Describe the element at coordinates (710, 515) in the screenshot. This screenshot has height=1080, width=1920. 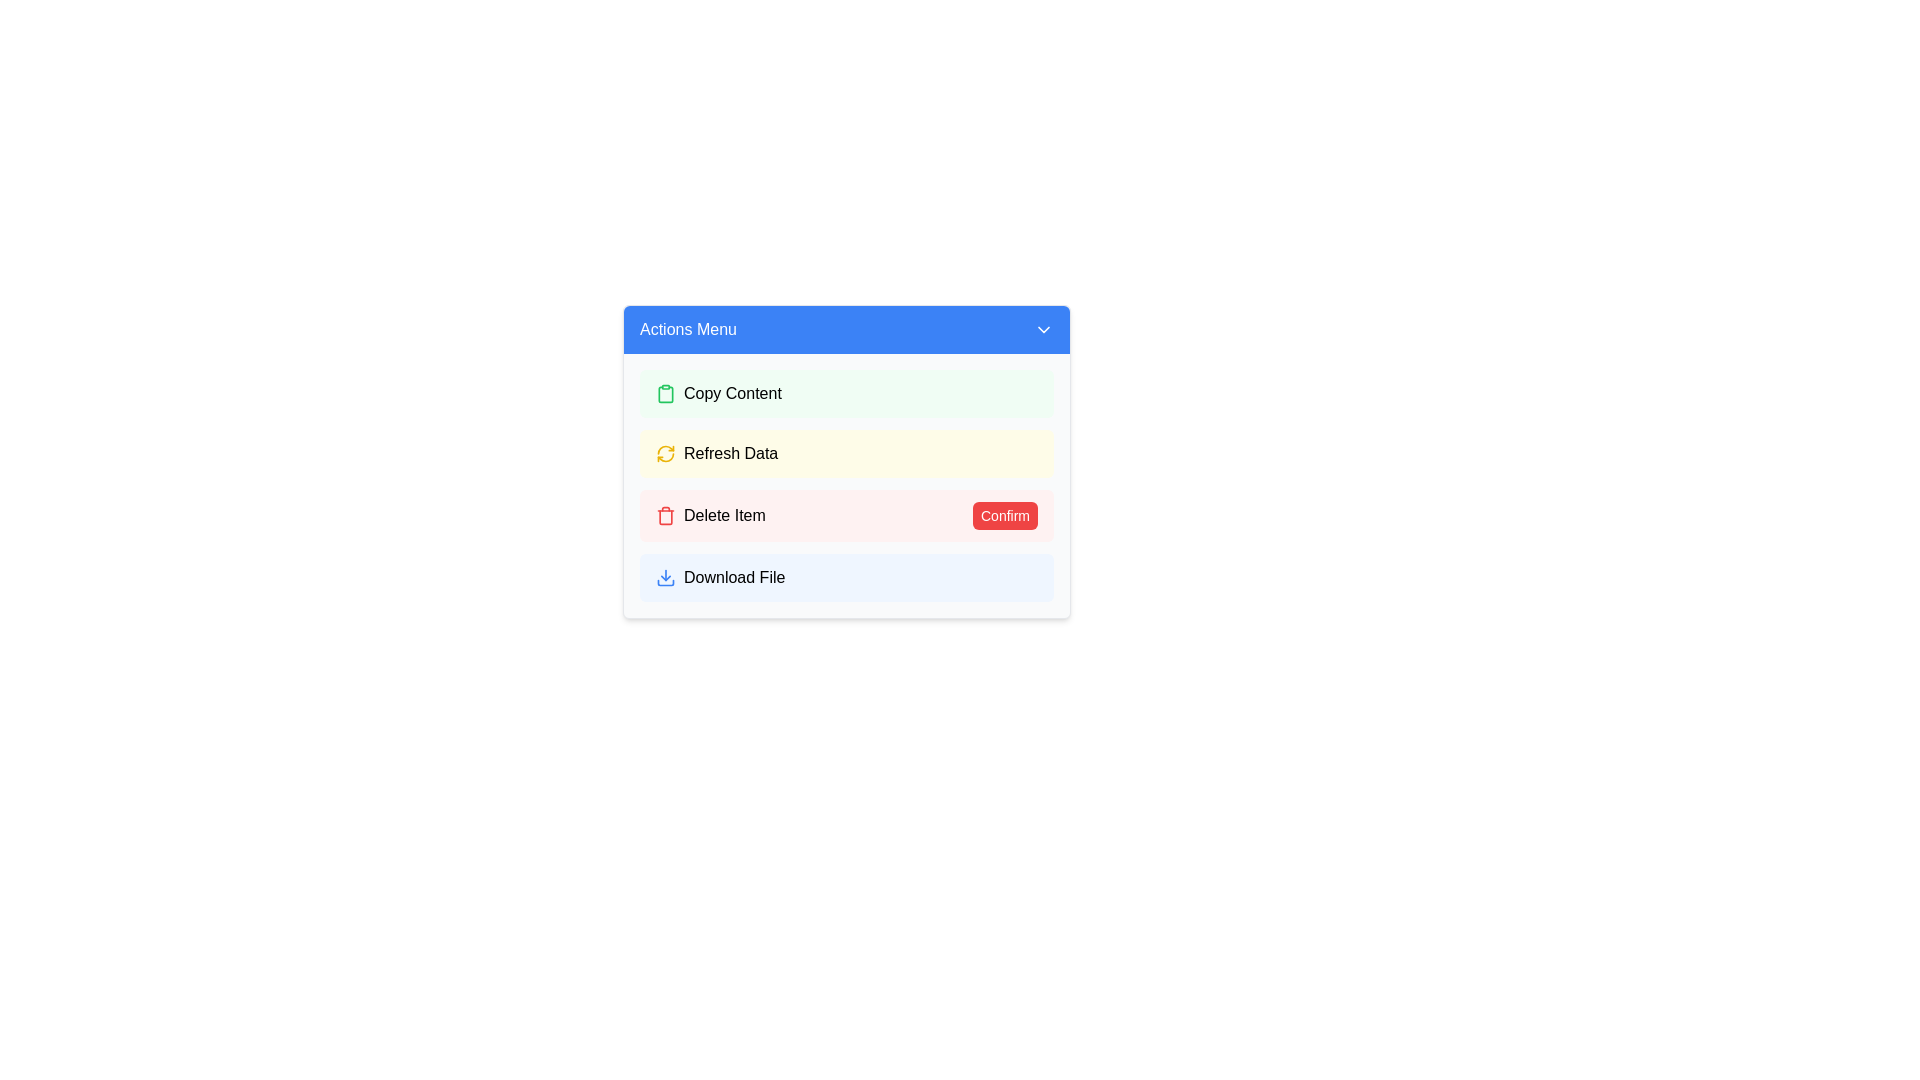
I see `the 'Delete Item' label or icon-text combination located` at that location.